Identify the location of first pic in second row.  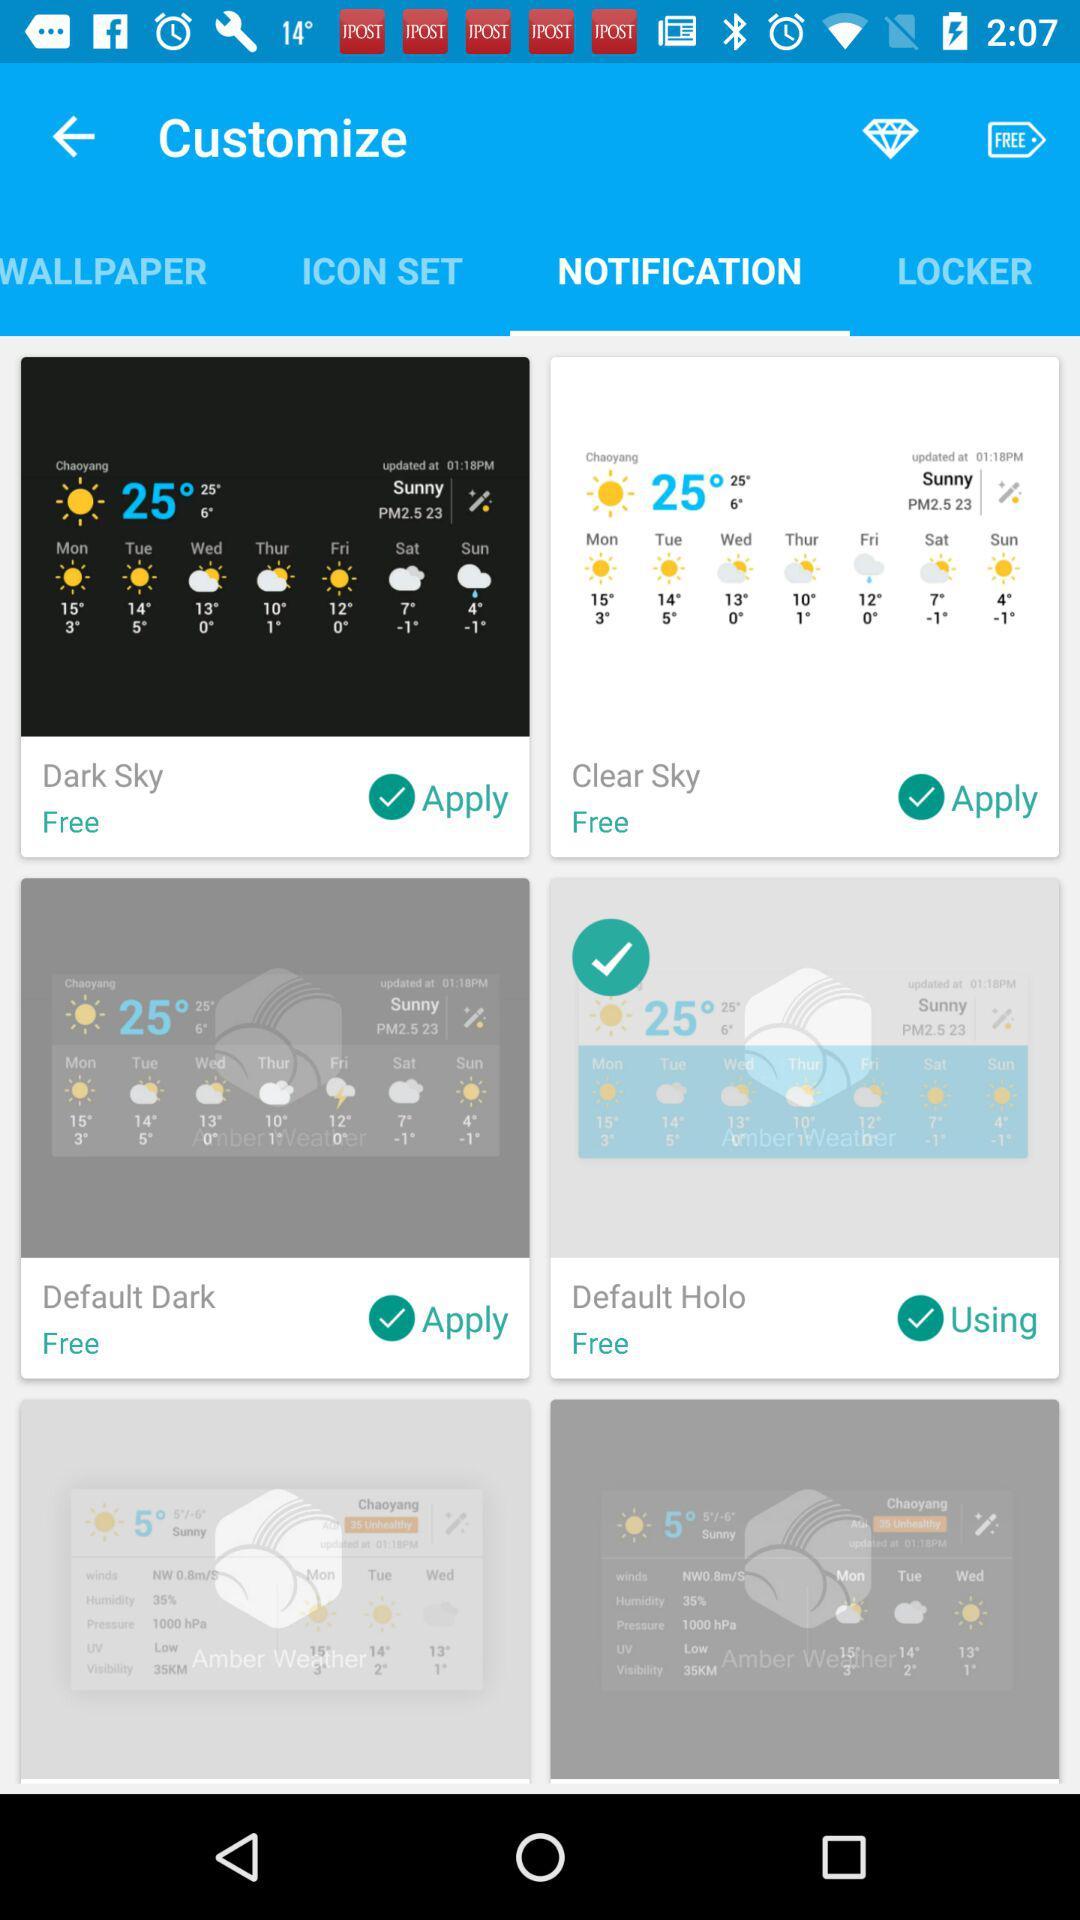
(275, 1128).